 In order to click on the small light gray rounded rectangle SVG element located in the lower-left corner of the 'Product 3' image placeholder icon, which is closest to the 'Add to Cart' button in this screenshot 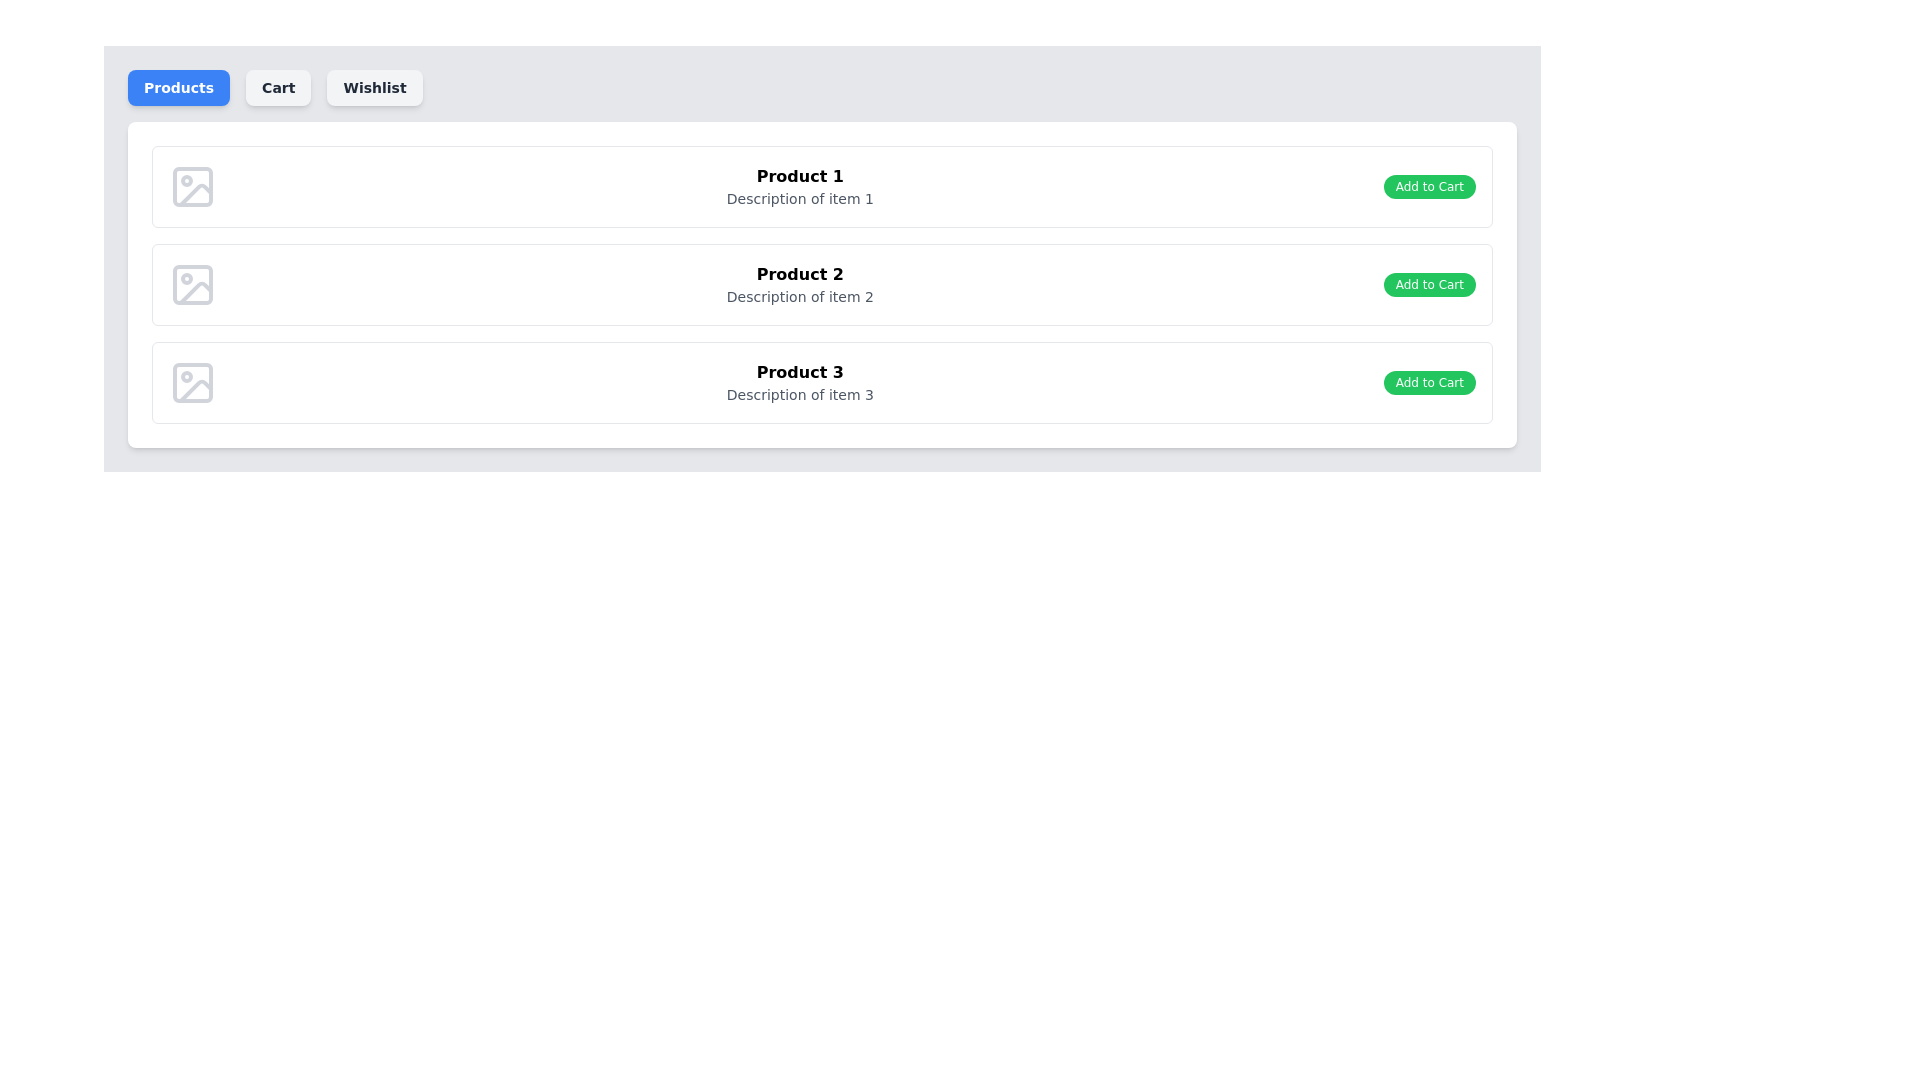, I will do `click(192, 382)`.